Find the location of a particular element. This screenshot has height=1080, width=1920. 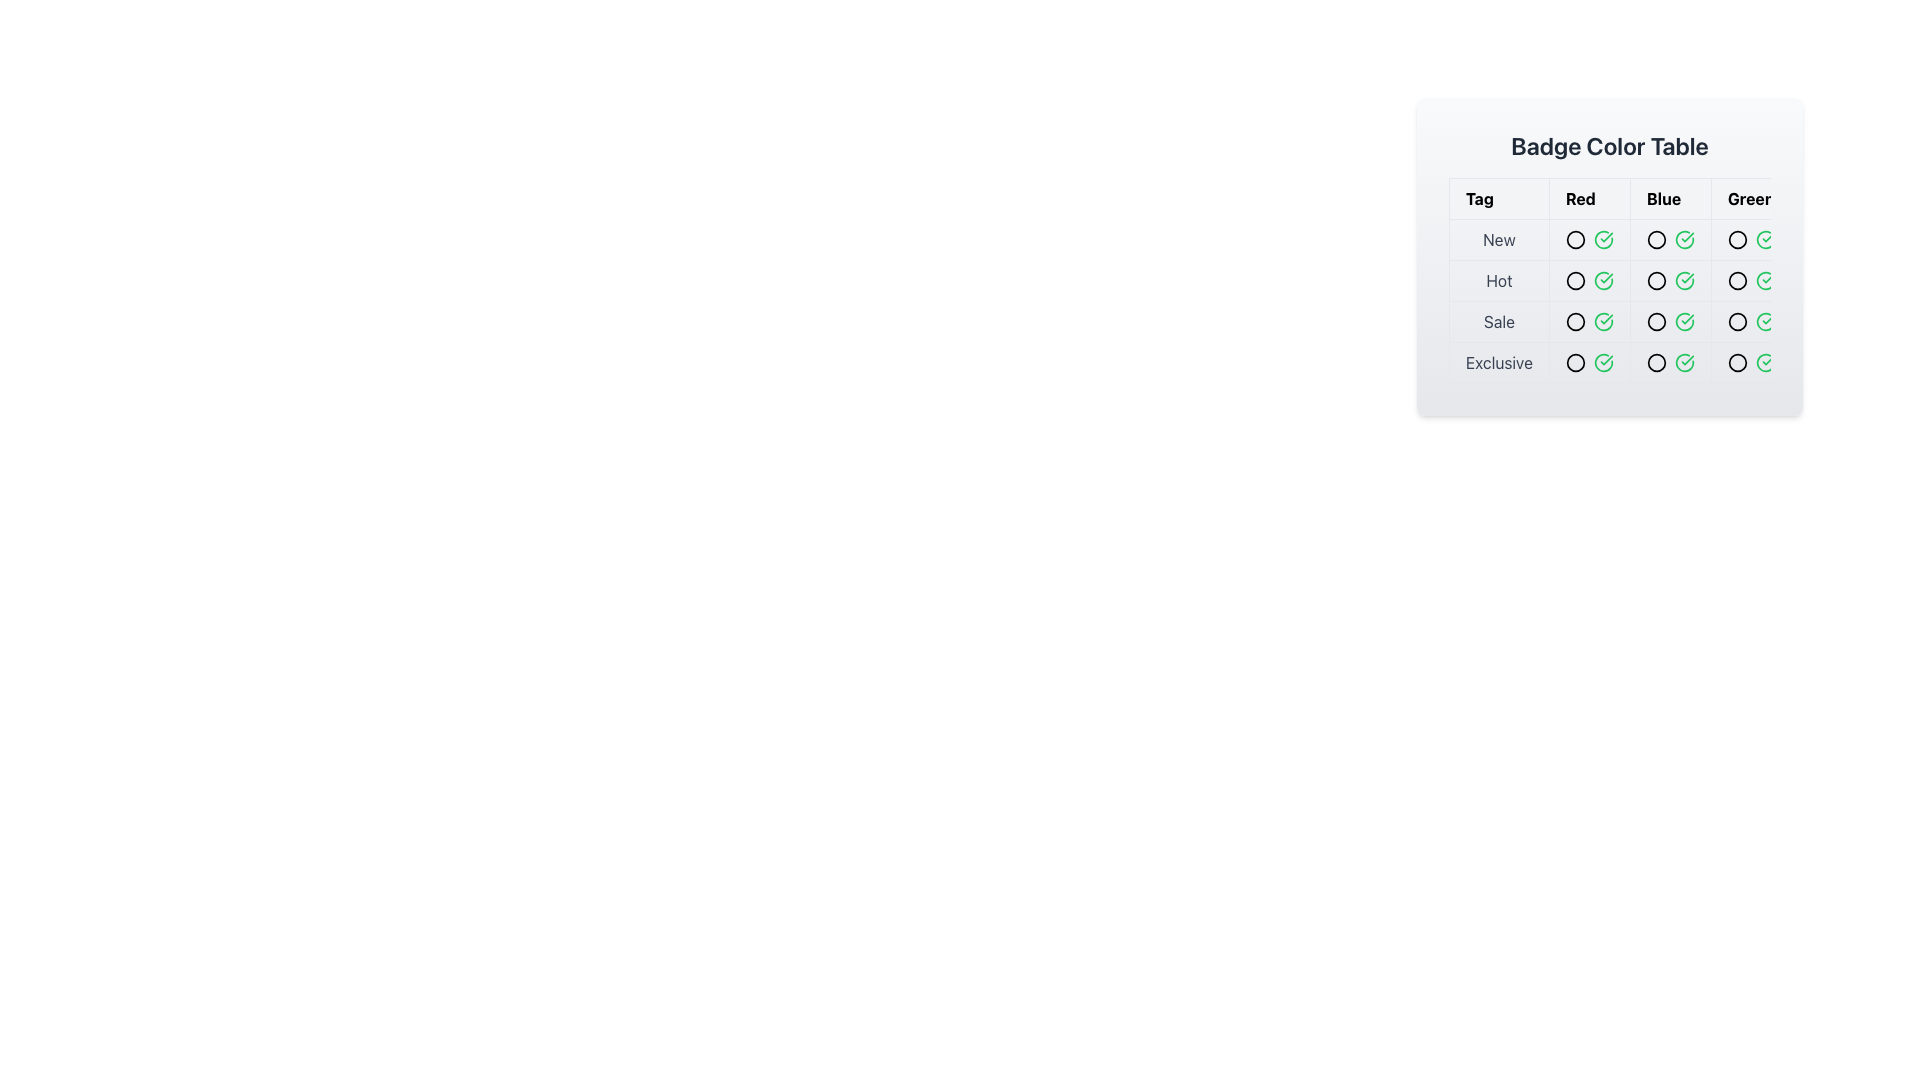

the circular red icon in the 'Badge Color Table' under the 'Sale' row and 'Blue' column is located at coordinates (1656, 320).